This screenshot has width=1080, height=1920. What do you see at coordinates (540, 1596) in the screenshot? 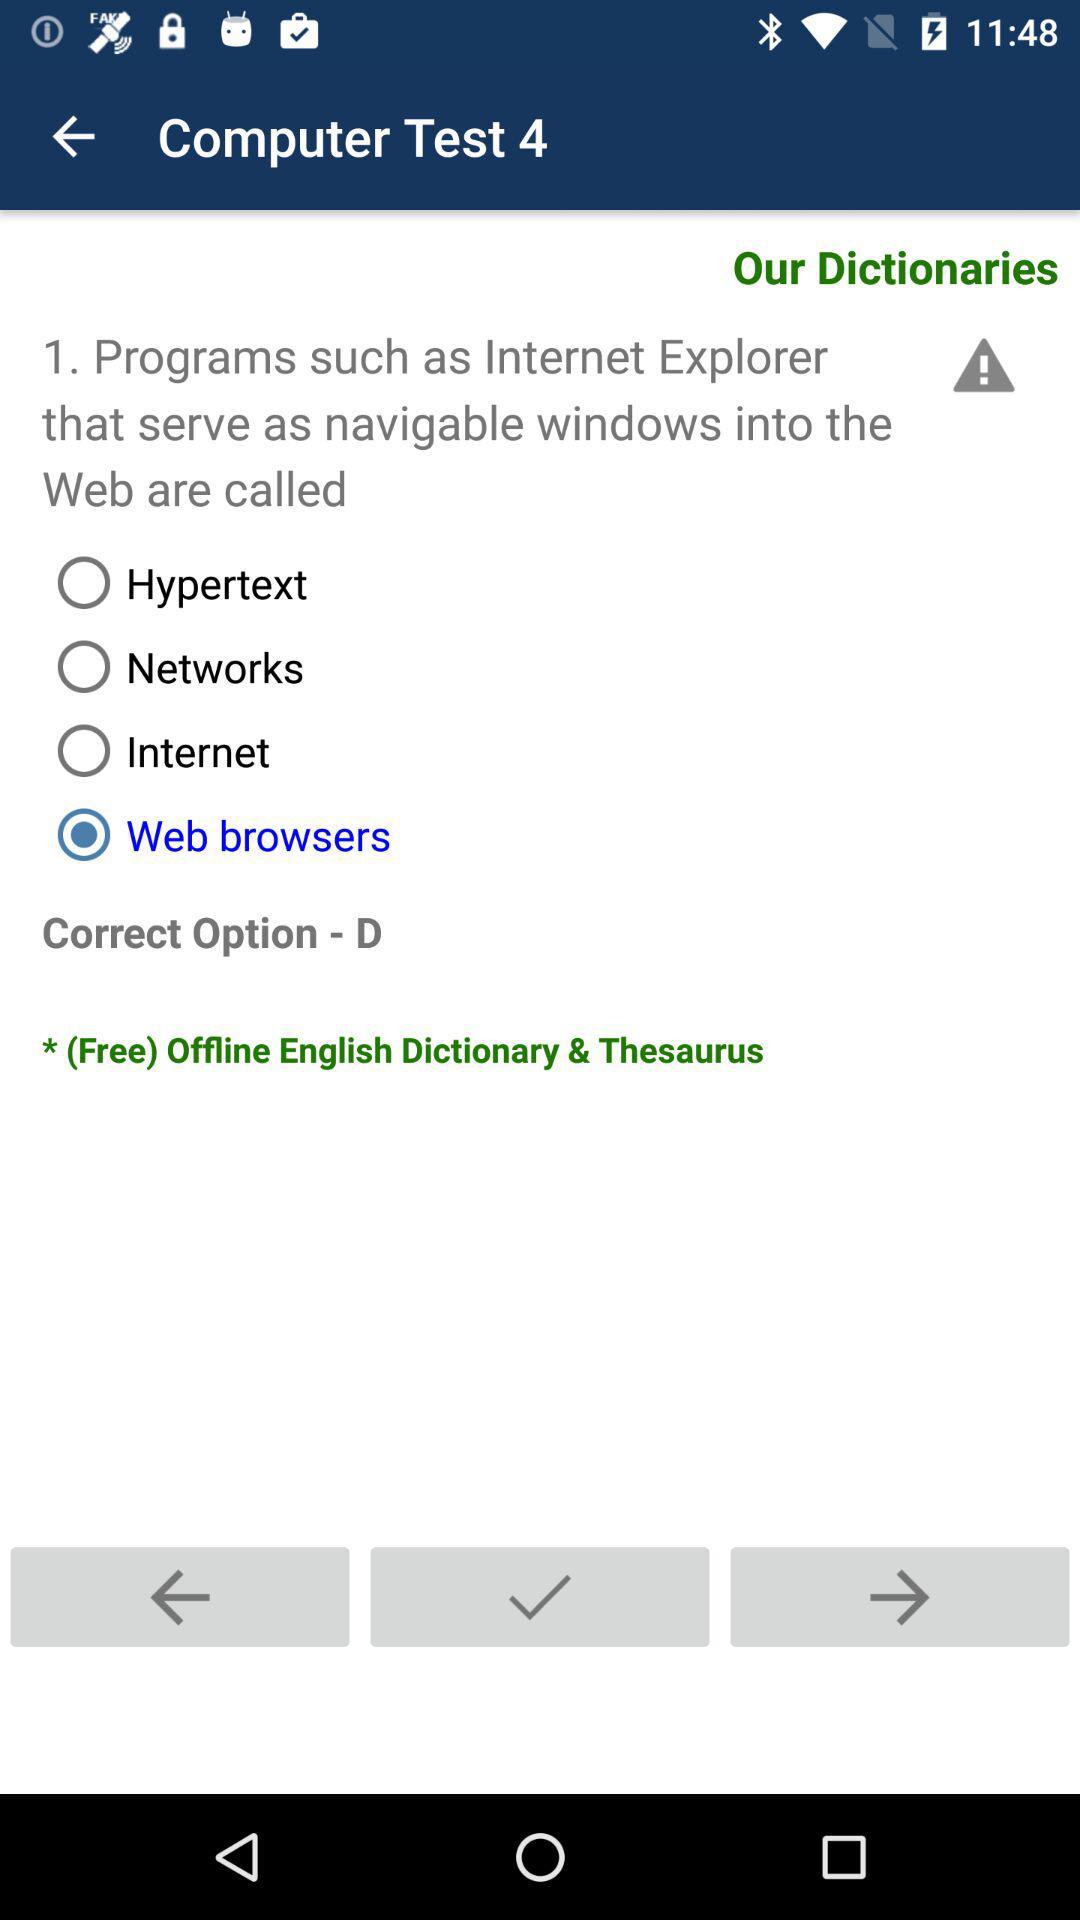
I see `confirm selection` at bounding box center [540, 1596].